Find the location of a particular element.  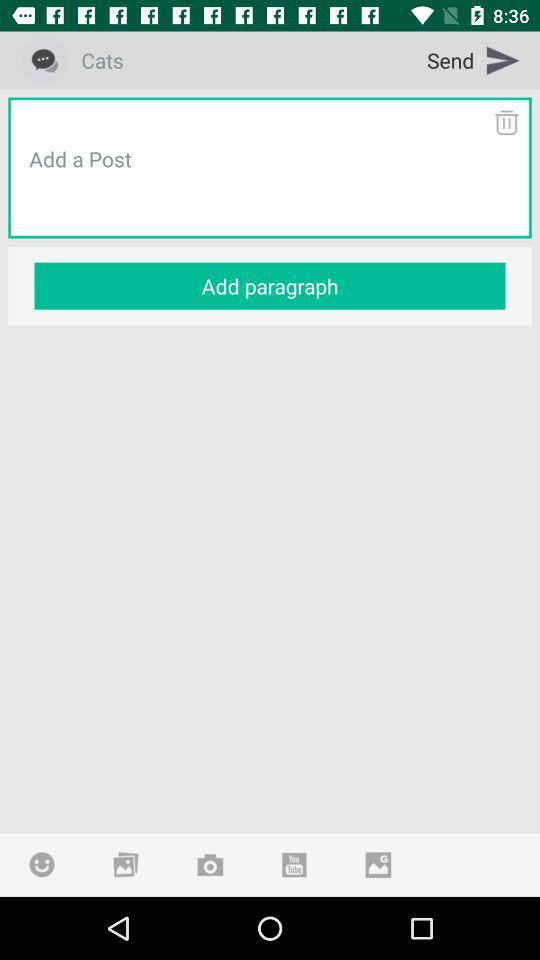

shows add a post to upload is located at coordinates (270, 183).